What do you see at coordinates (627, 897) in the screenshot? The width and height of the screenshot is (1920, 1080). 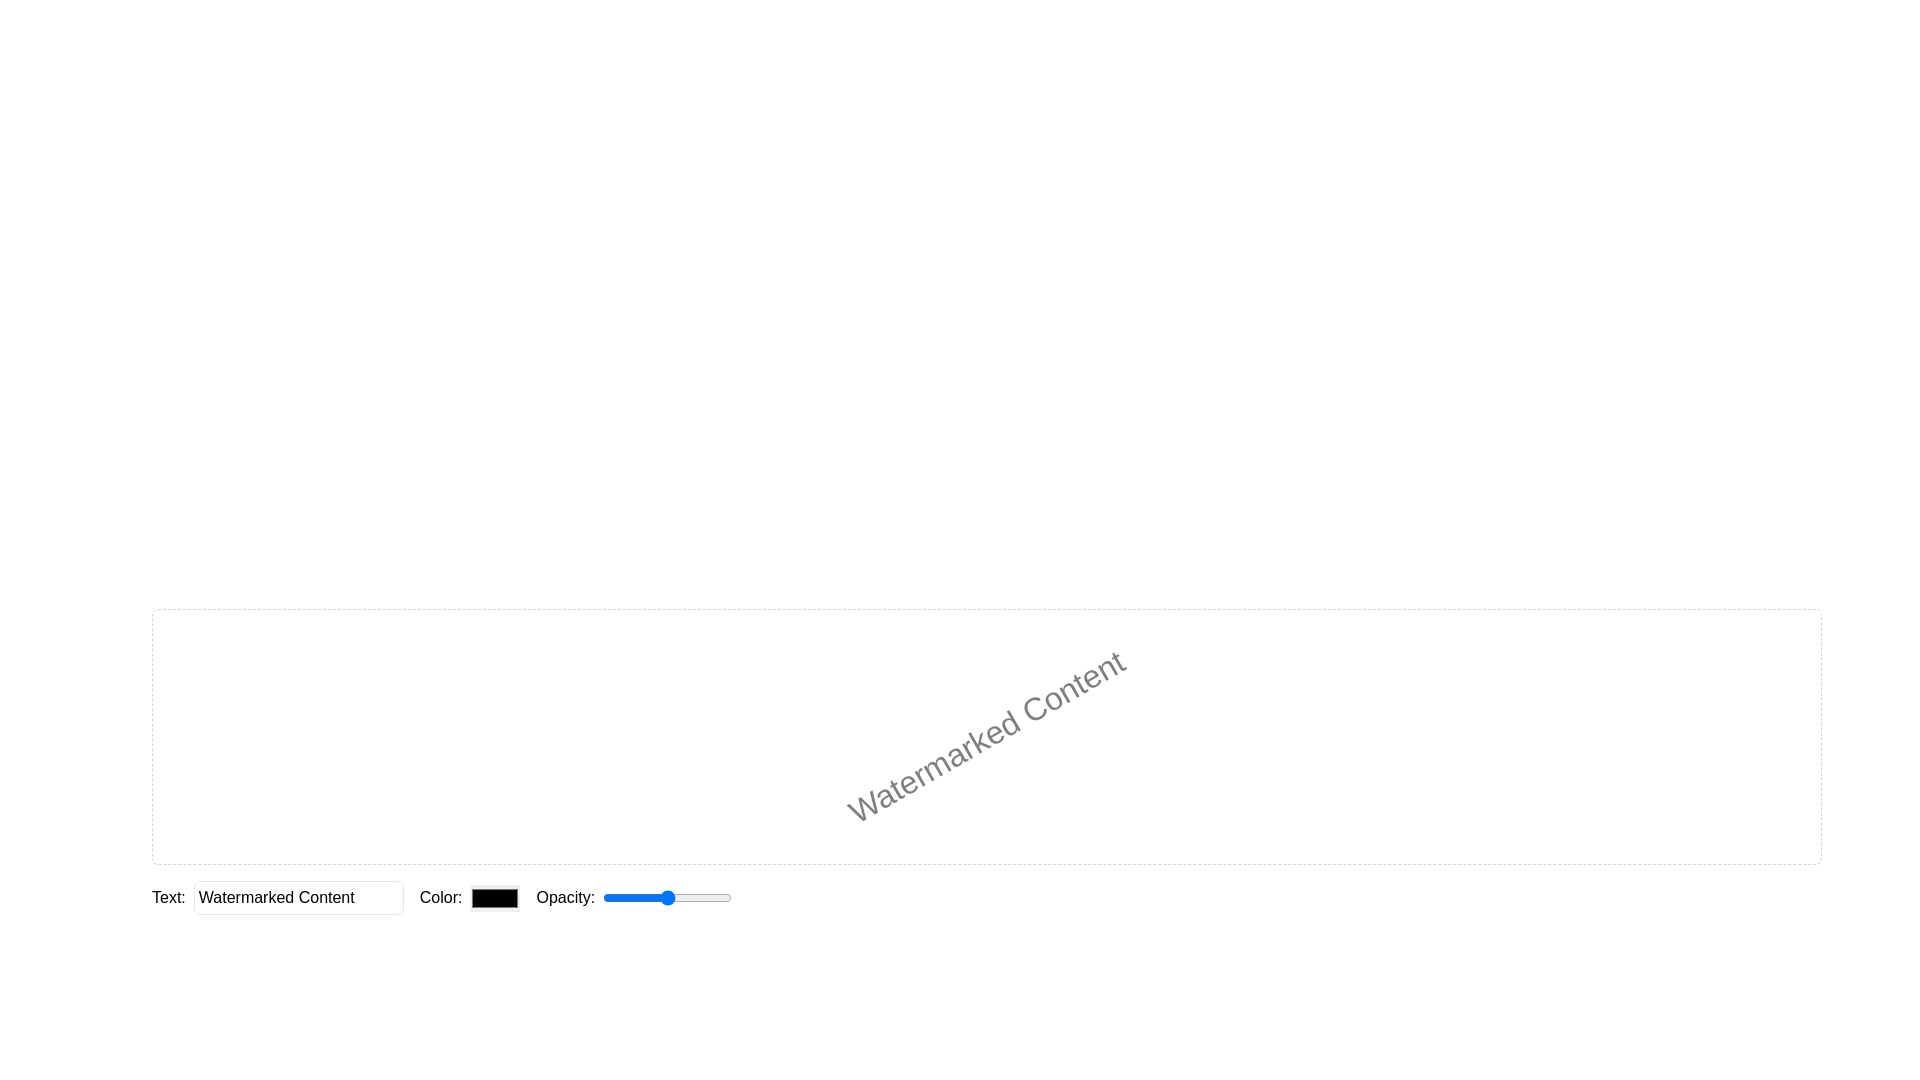 I see `opacity` at bounding box center [627, 897].